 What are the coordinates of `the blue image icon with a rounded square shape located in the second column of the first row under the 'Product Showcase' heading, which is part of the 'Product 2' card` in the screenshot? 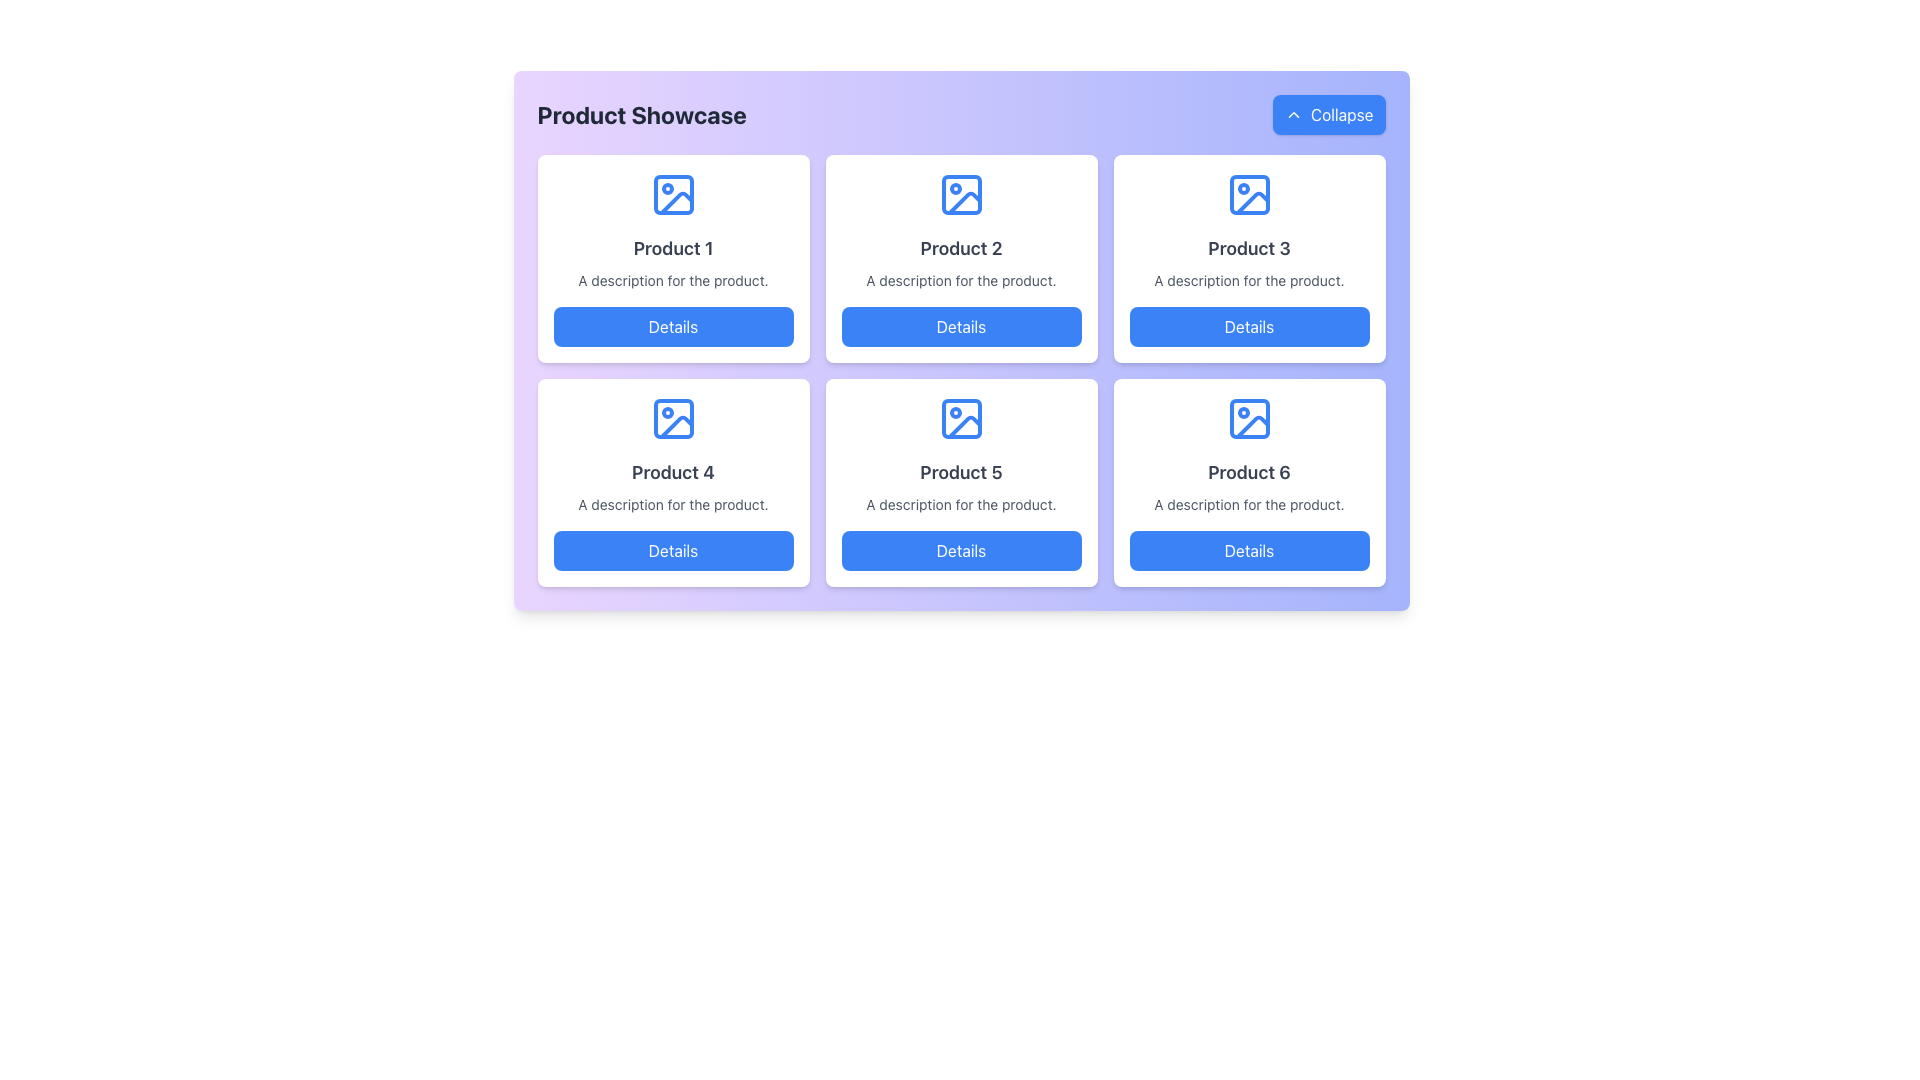 It's located at (961, 195).